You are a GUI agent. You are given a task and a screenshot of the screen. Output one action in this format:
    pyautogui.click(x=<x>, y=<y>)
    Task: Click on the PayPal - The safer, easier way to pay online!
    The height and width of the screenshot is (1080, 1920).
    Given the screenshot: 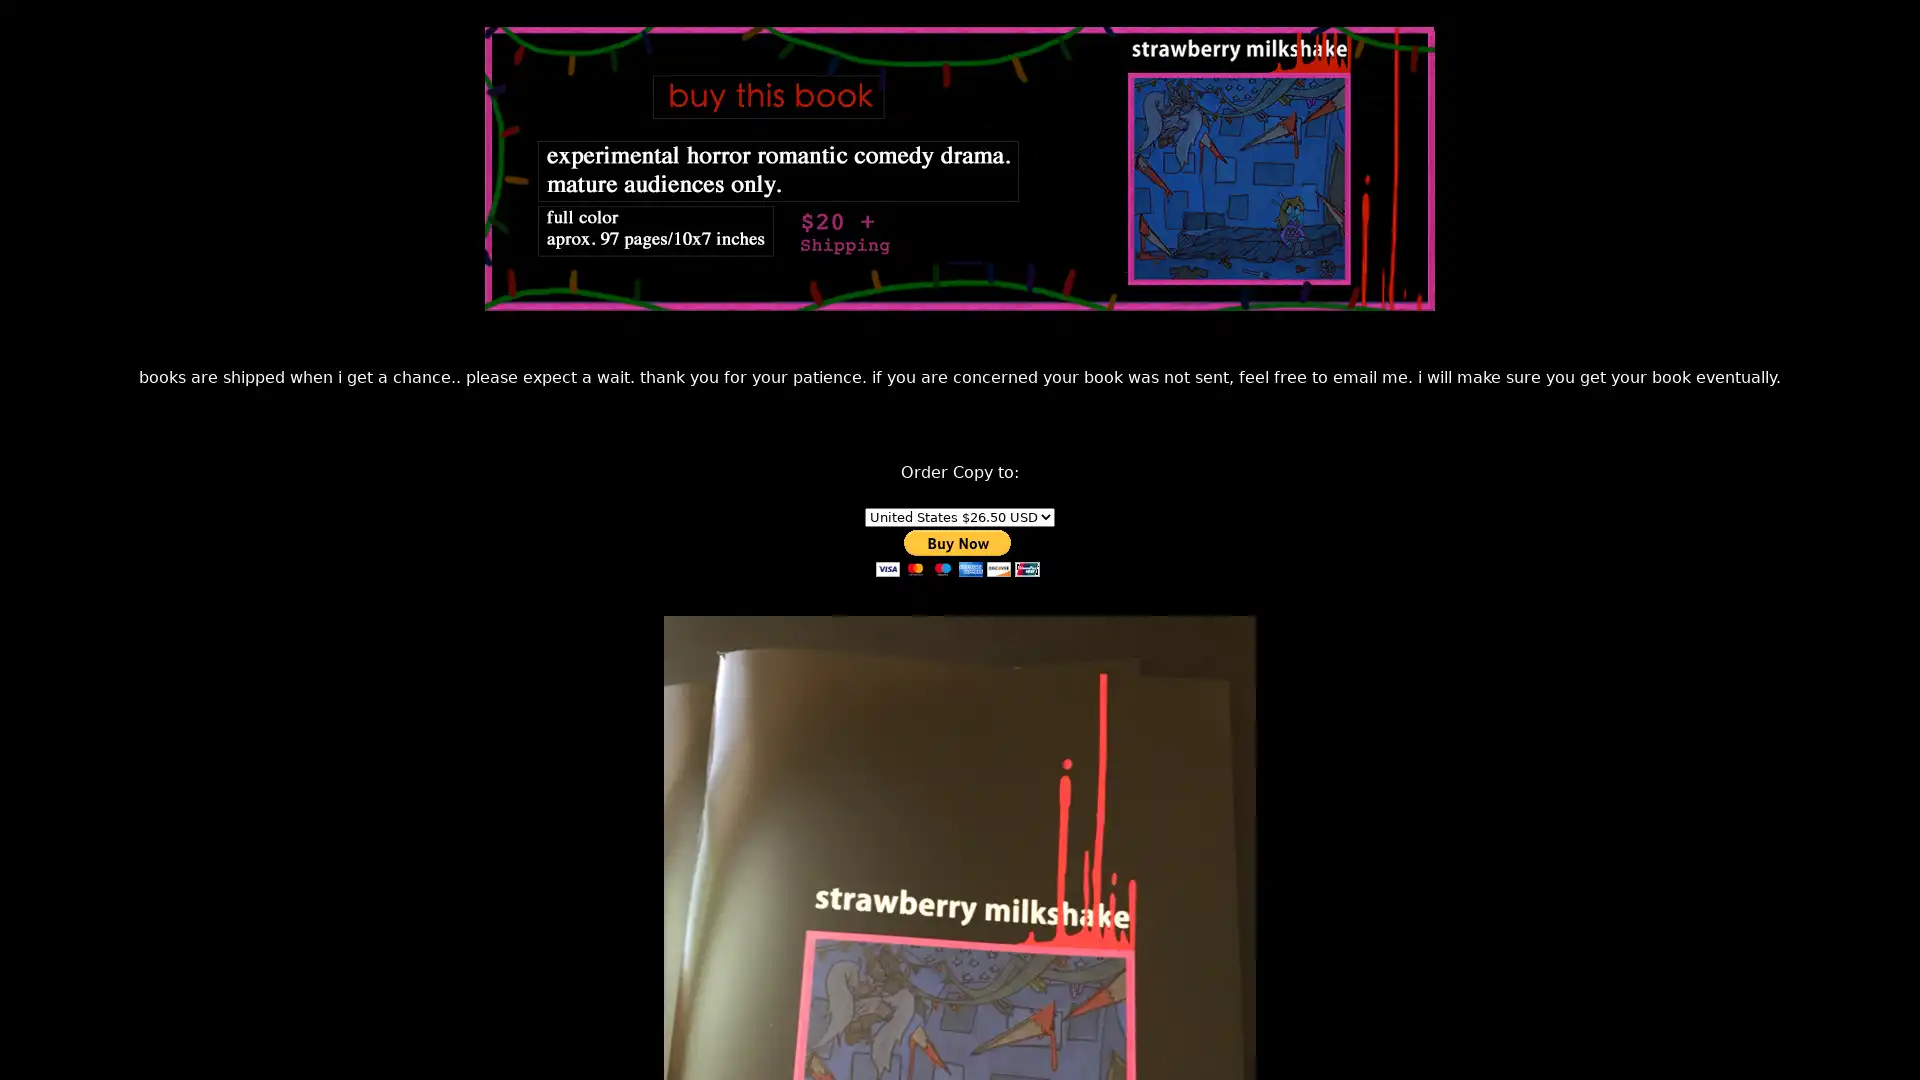 What is the action you would take?
    pyautogui.click(x=955, y=553)
    